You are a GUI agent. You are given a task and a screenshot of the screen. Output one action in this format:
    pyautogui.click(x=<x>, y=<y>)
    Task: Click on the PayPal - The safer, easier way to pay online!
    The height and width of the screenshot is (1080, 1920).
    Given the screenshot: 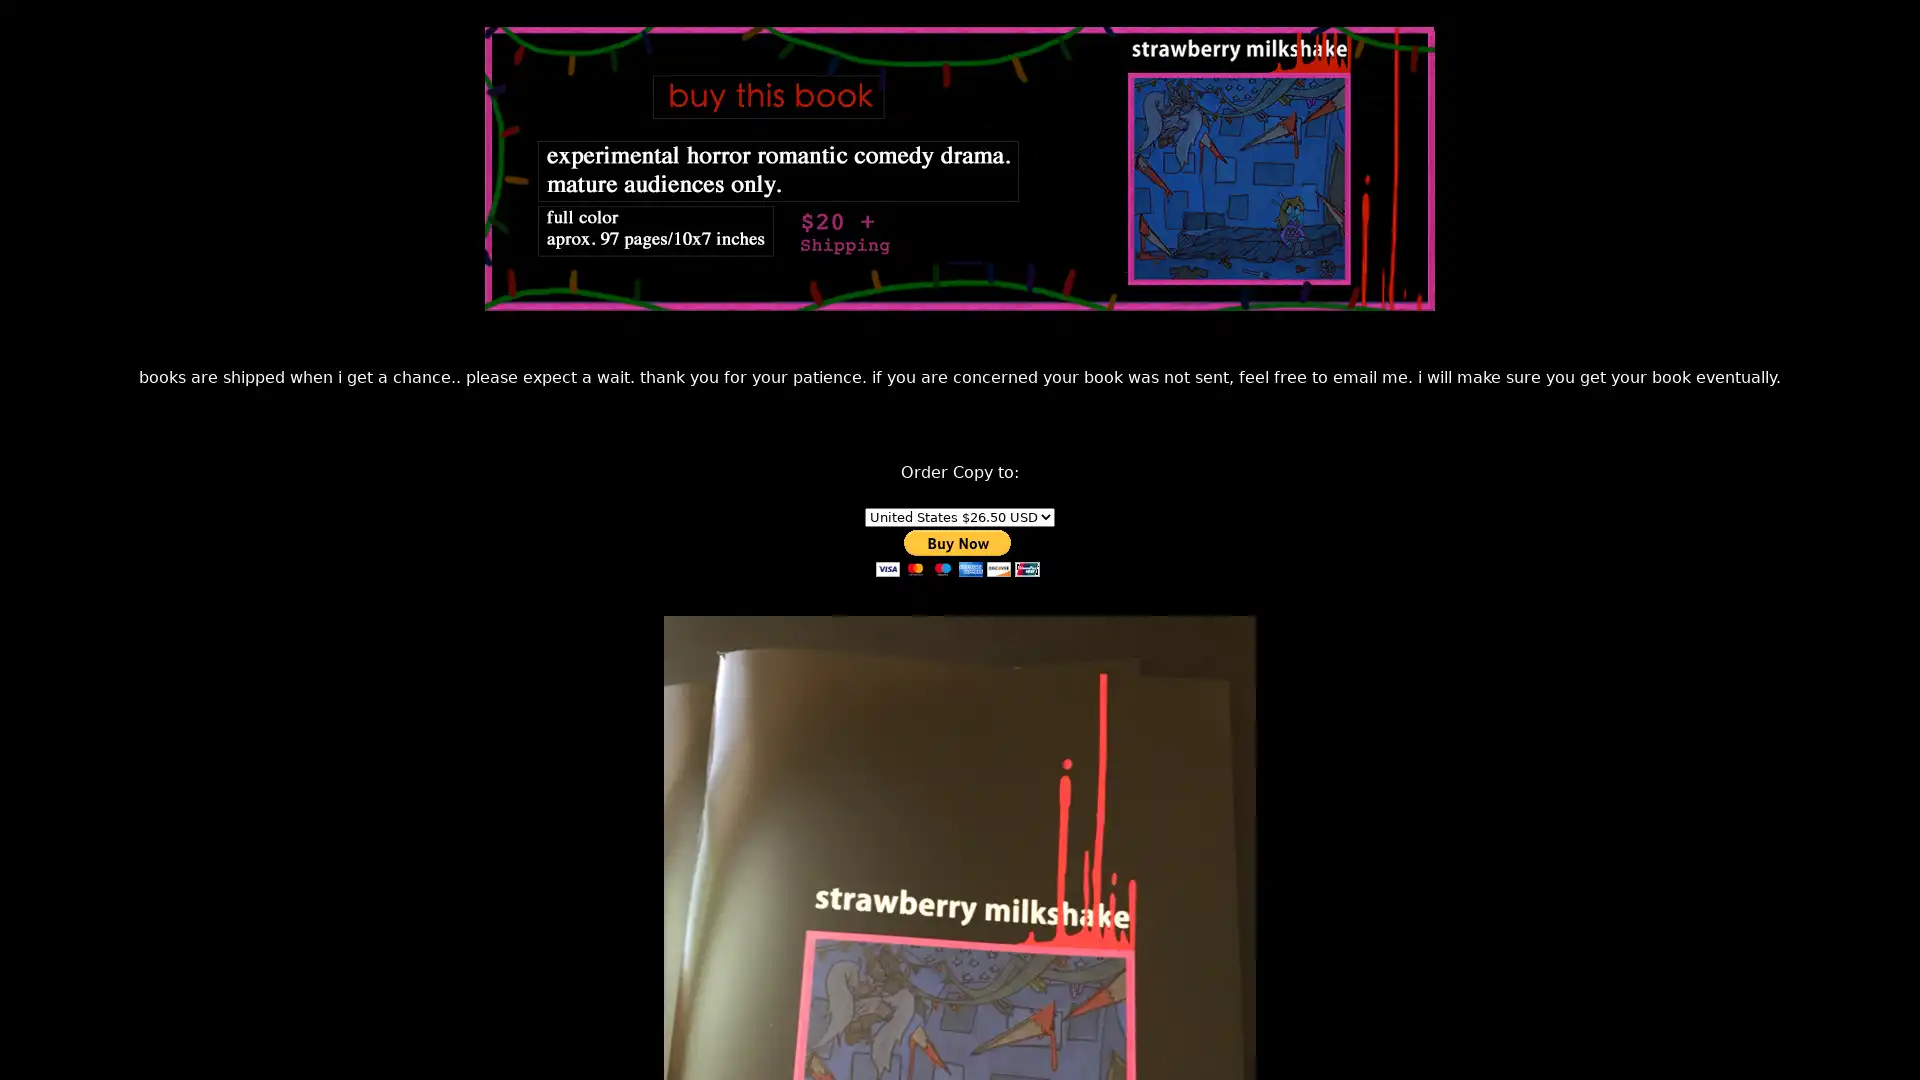 What is the action you would take?
    pyautogui.click(x=955, y=553)
    